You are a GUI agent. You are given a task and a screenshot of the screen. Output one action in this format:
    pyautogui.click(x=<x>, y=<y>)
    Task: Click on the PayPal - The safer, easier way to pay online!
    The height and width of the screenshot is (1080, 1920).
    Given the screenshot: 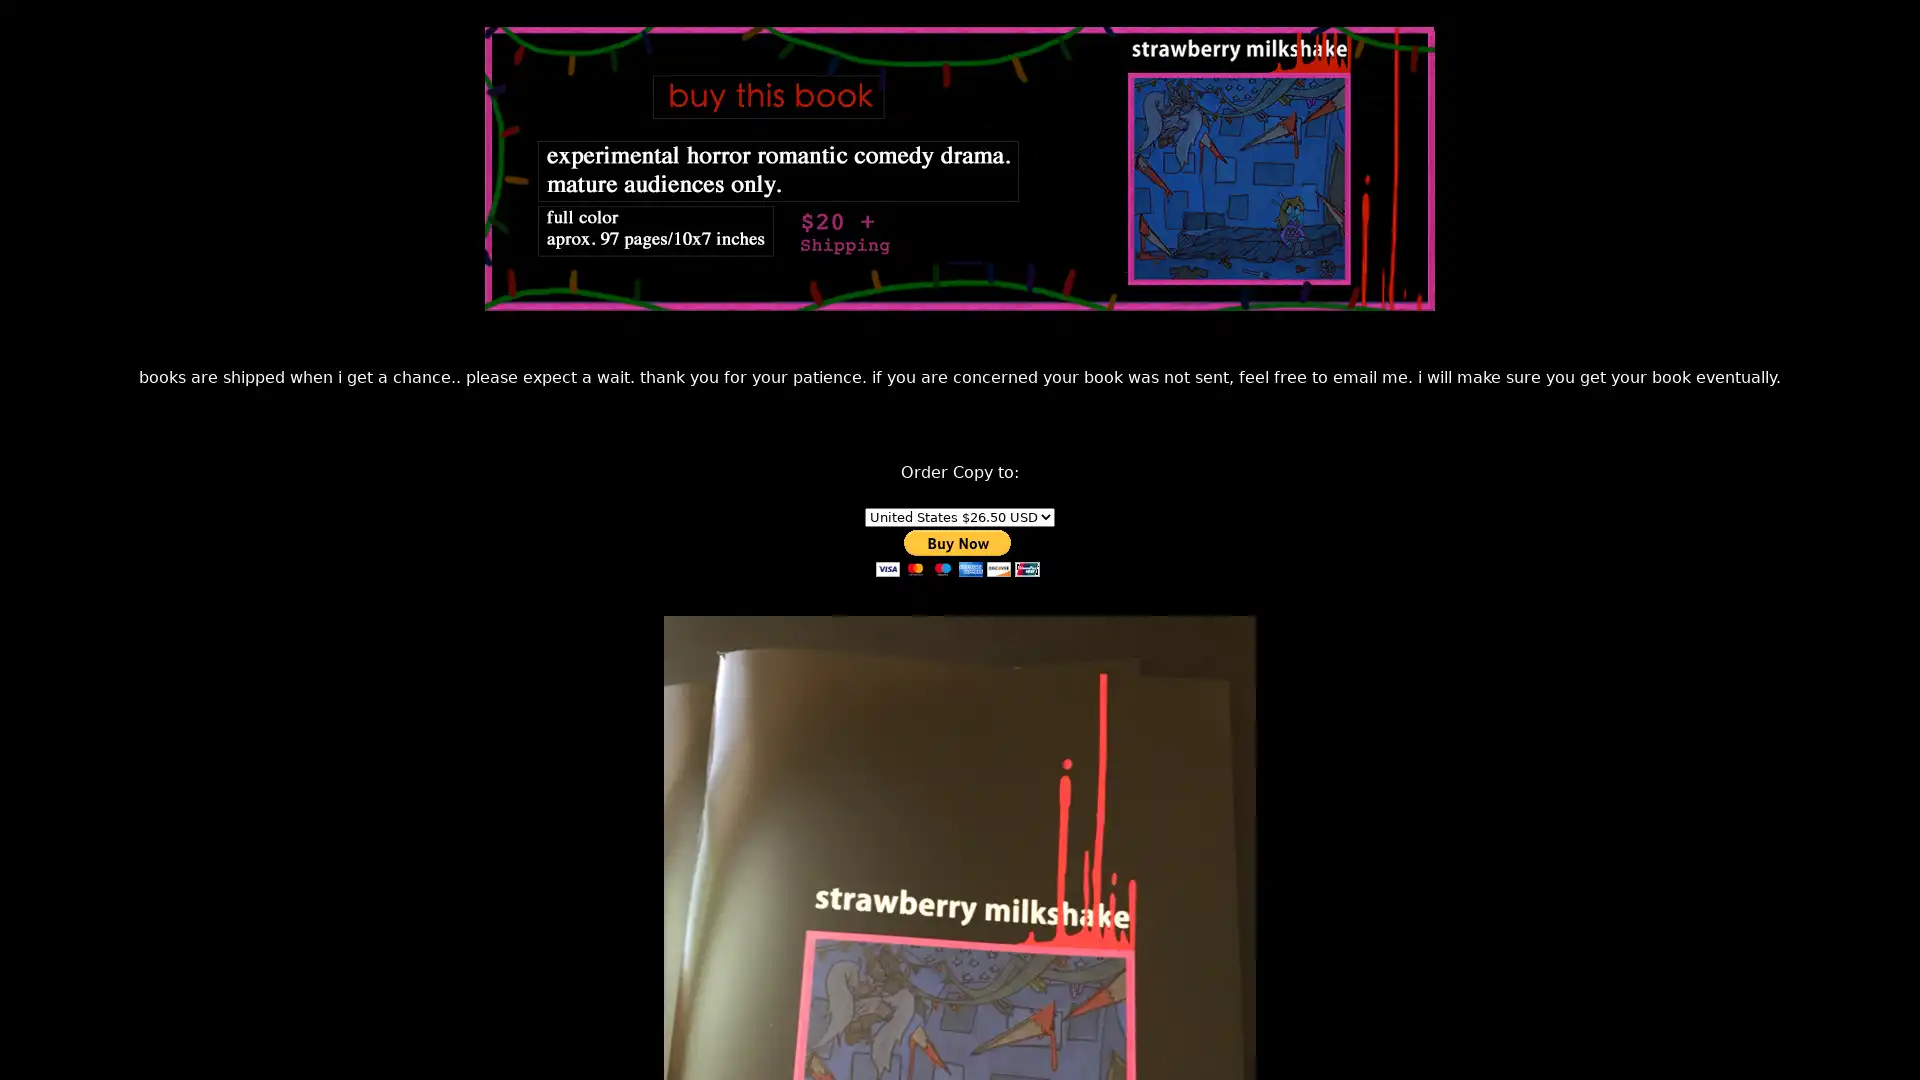 What is the action you would take?
    pyautogui.click(x=955, y=553)
    